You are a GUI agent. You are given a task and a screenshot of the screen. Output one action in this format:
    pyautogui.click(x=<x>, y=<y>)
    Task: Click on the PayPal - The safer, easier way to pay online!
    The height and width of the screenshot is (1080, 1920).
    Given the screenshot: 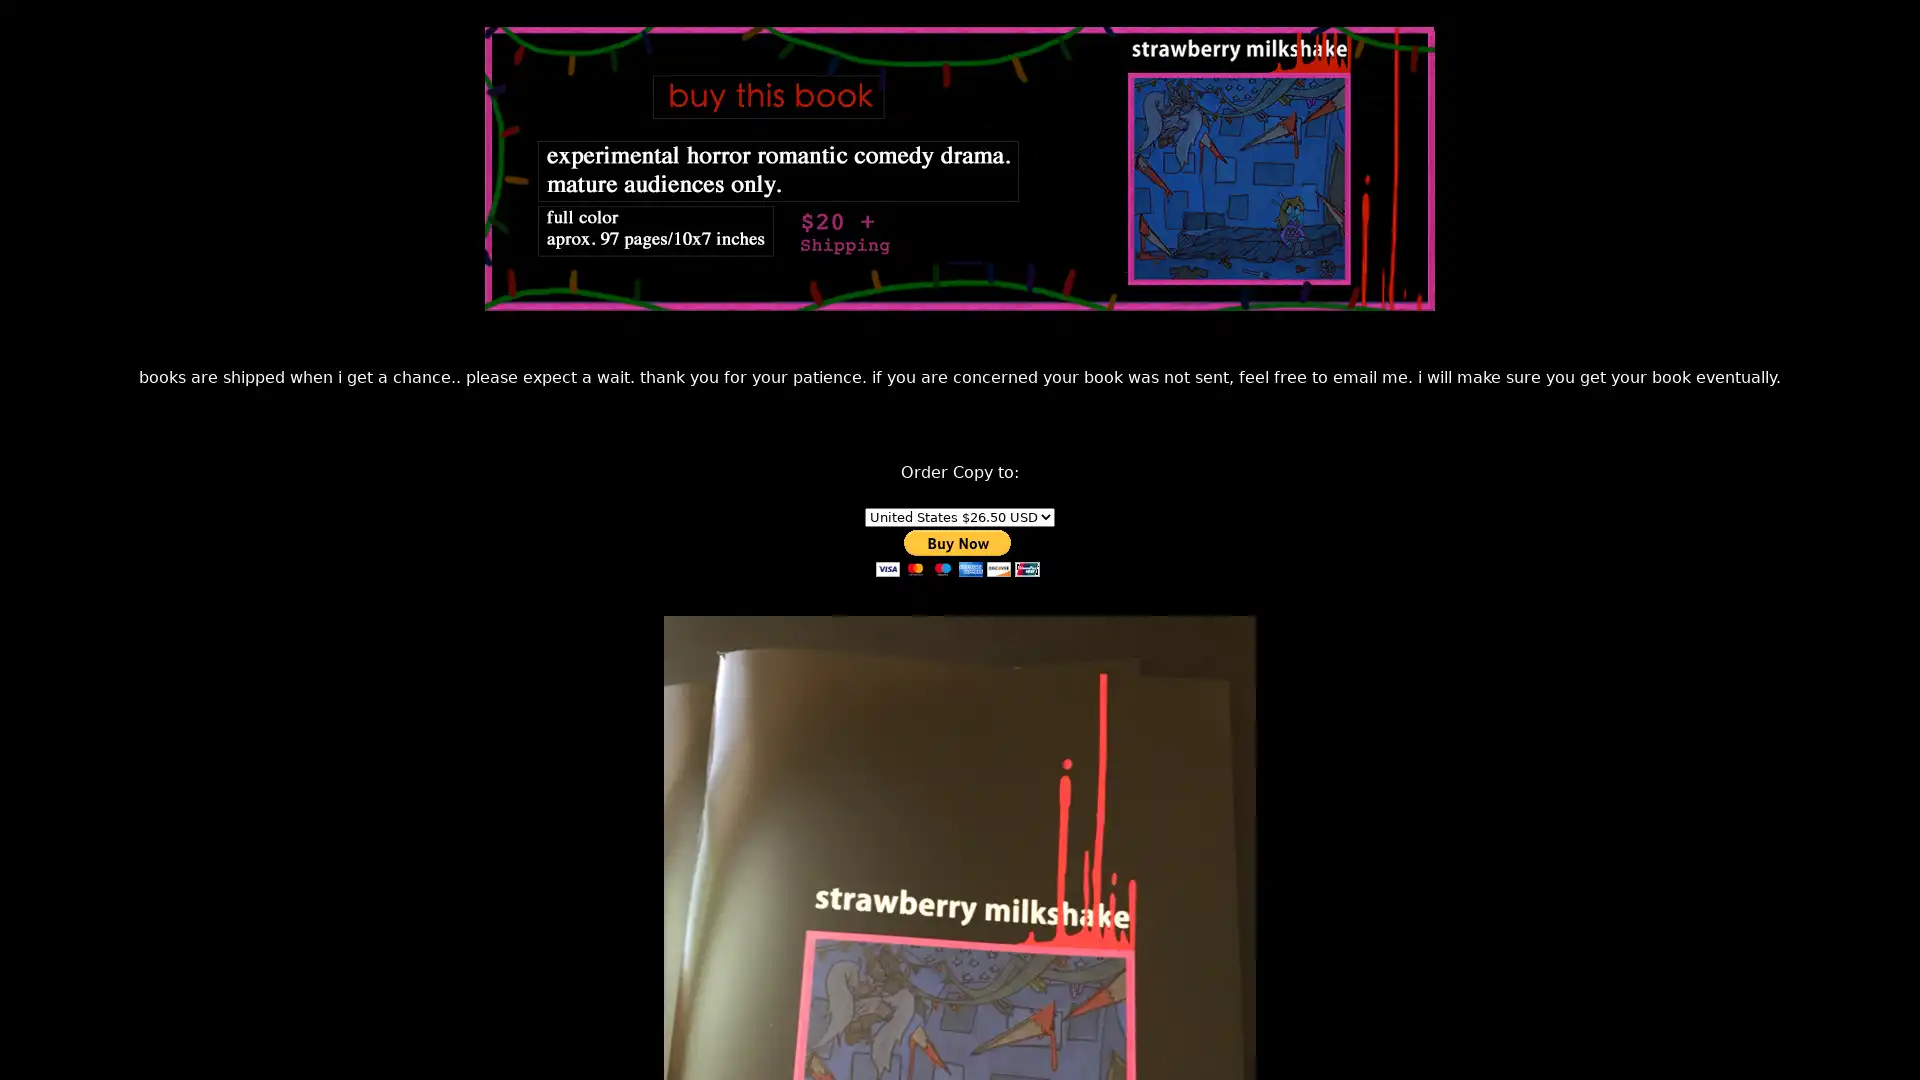 What is the action you would take?
    pyautogui.click(x=955, y=553)
    